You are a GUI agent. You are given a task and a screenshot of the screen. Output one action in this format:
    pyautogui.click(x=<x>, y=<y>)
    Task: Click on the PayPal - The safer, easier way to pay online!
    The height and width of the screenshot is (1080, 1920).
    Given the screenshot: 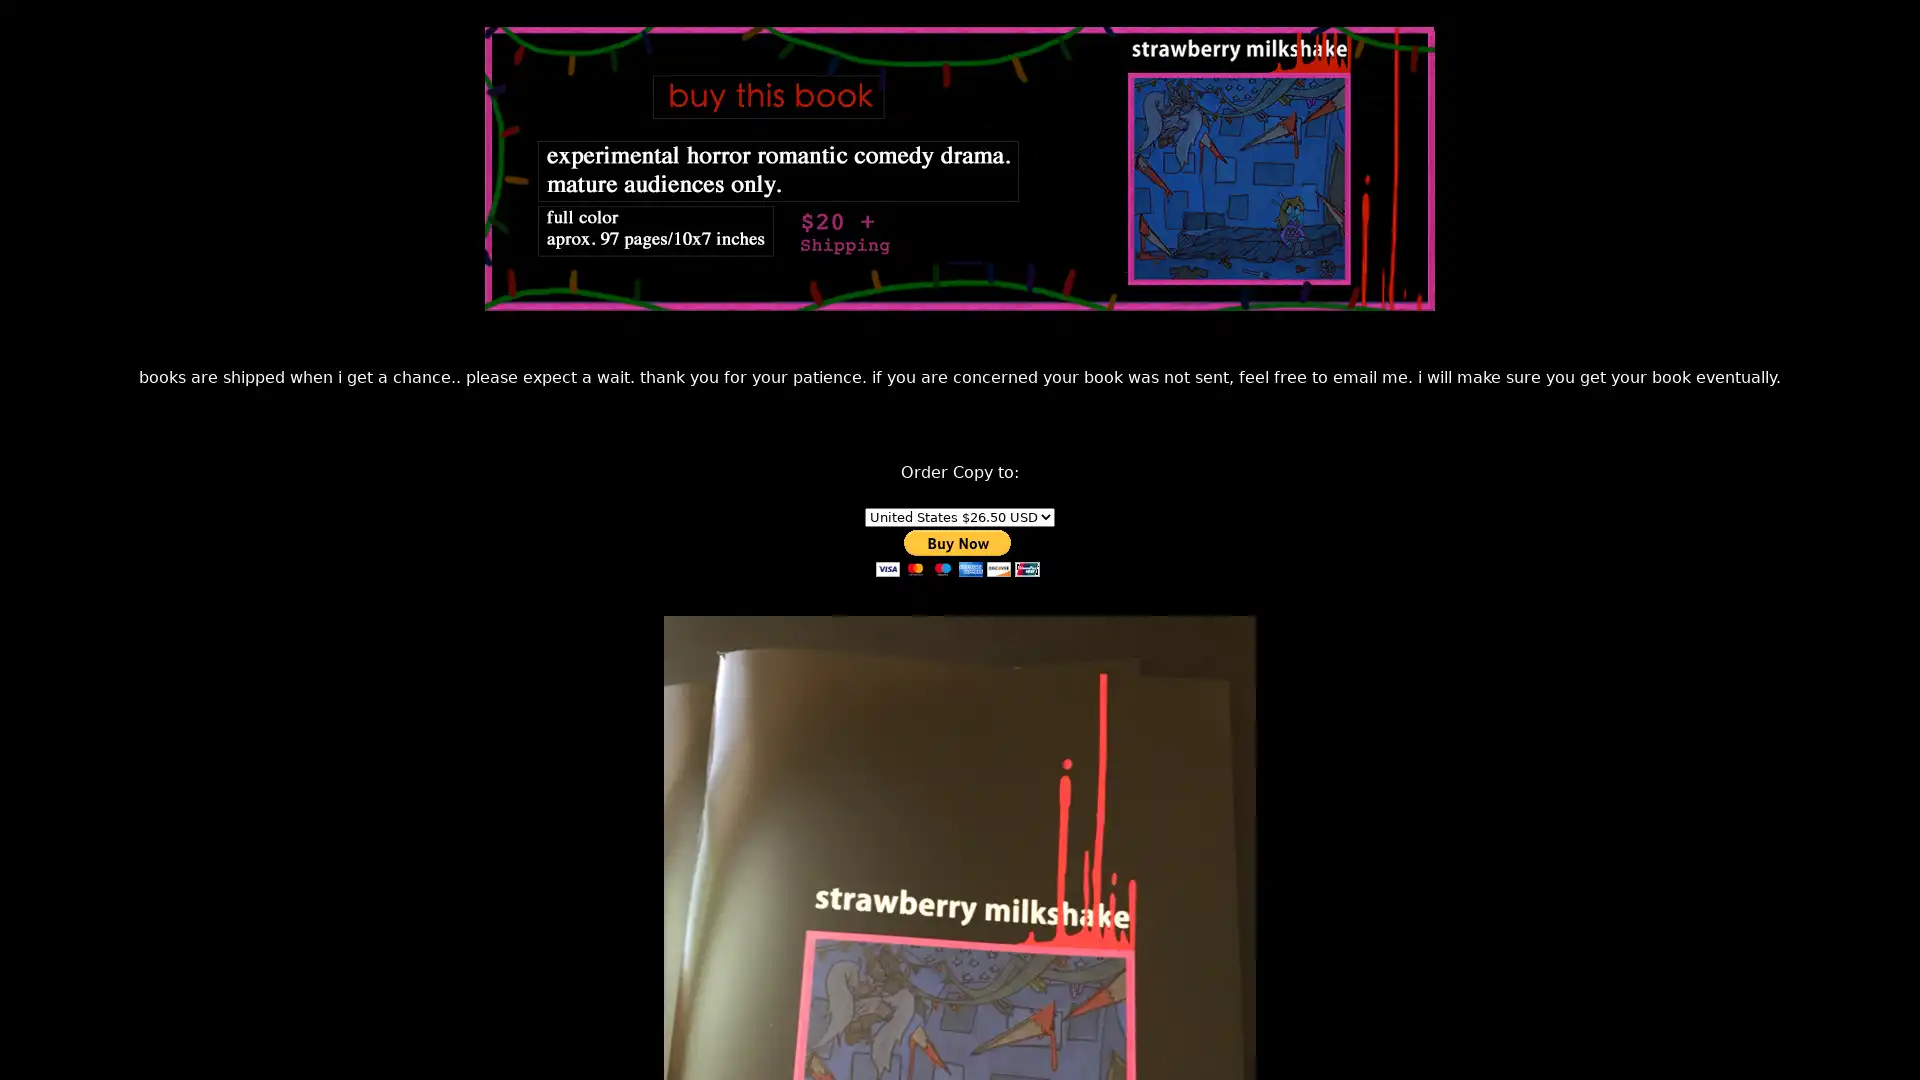 What is the action you would take?
    pyautogui.click(x=955, y=553)
    